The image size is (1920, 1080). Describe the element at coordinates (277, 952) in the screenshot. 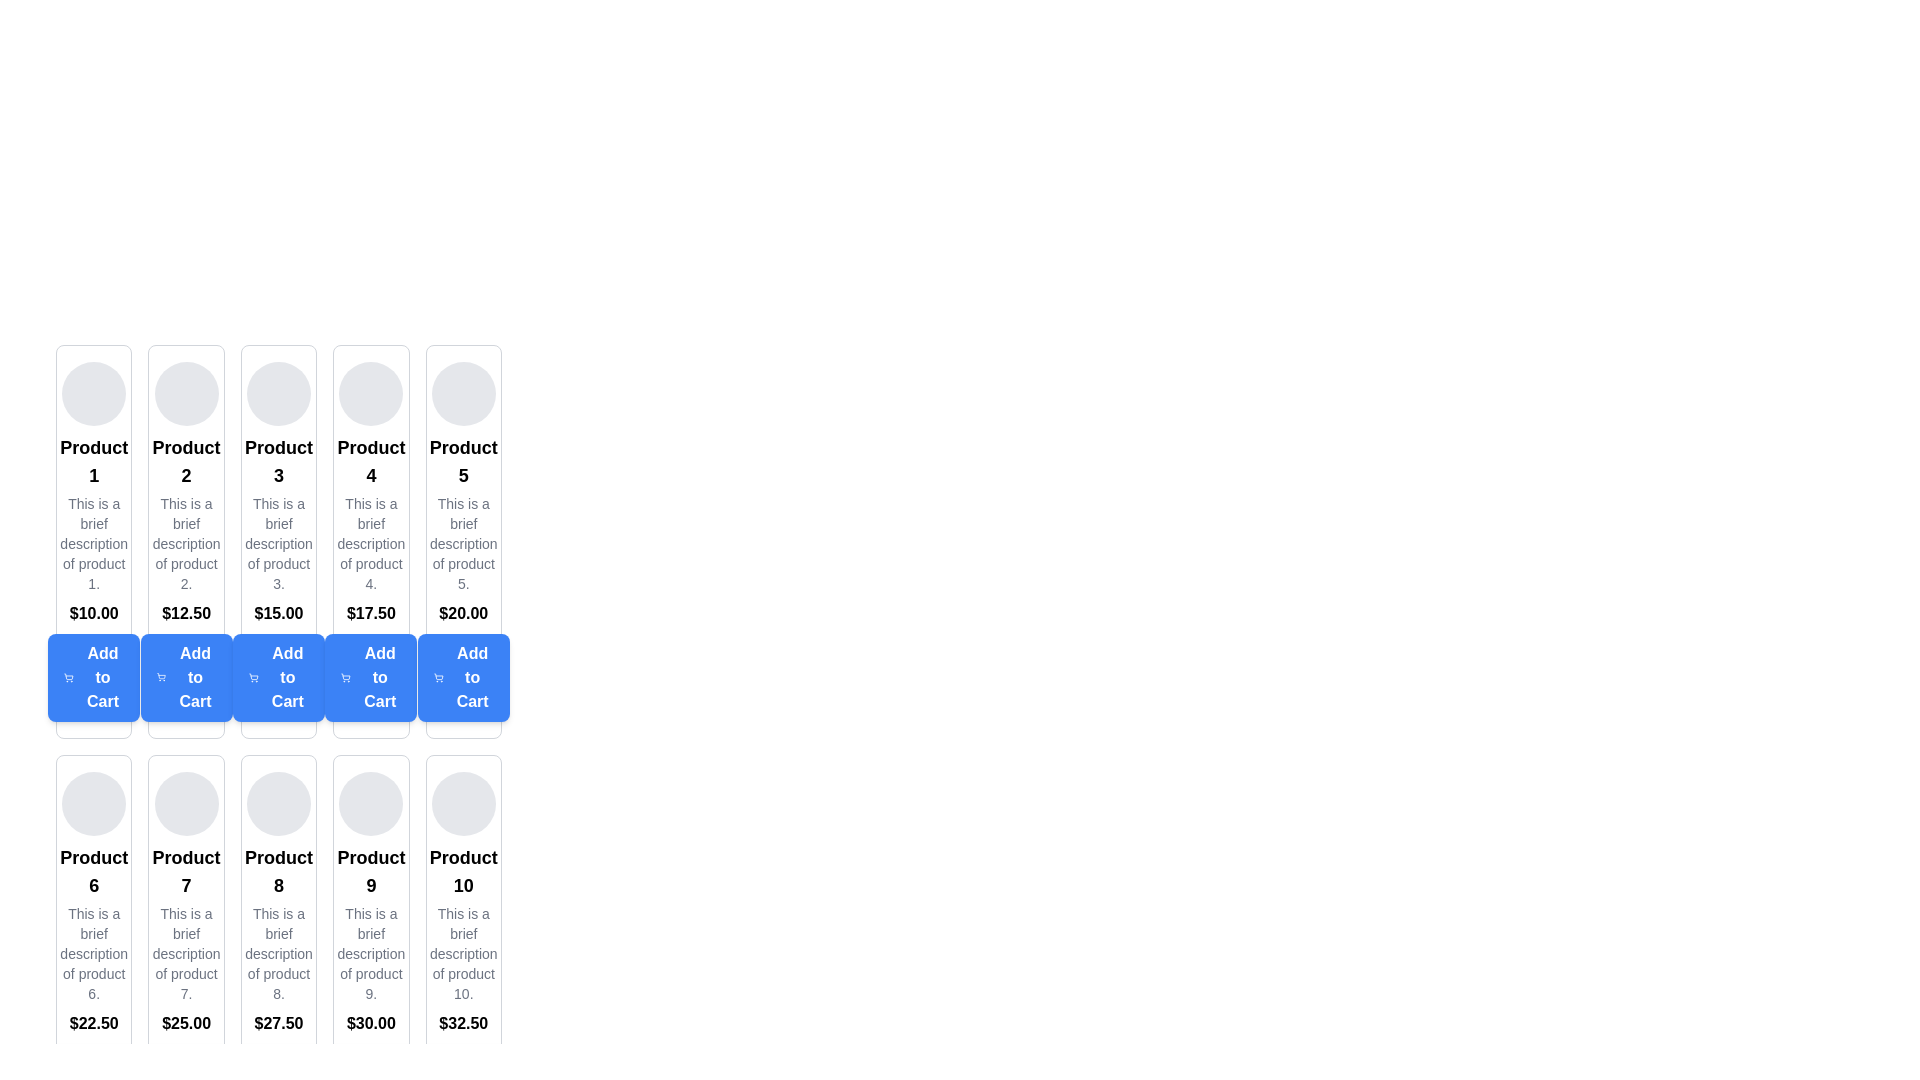

I see `text segment displaying 'This is a brief description of product 8.' which is located beneath the title 'Product 8' and above the price in the product card` at that location.